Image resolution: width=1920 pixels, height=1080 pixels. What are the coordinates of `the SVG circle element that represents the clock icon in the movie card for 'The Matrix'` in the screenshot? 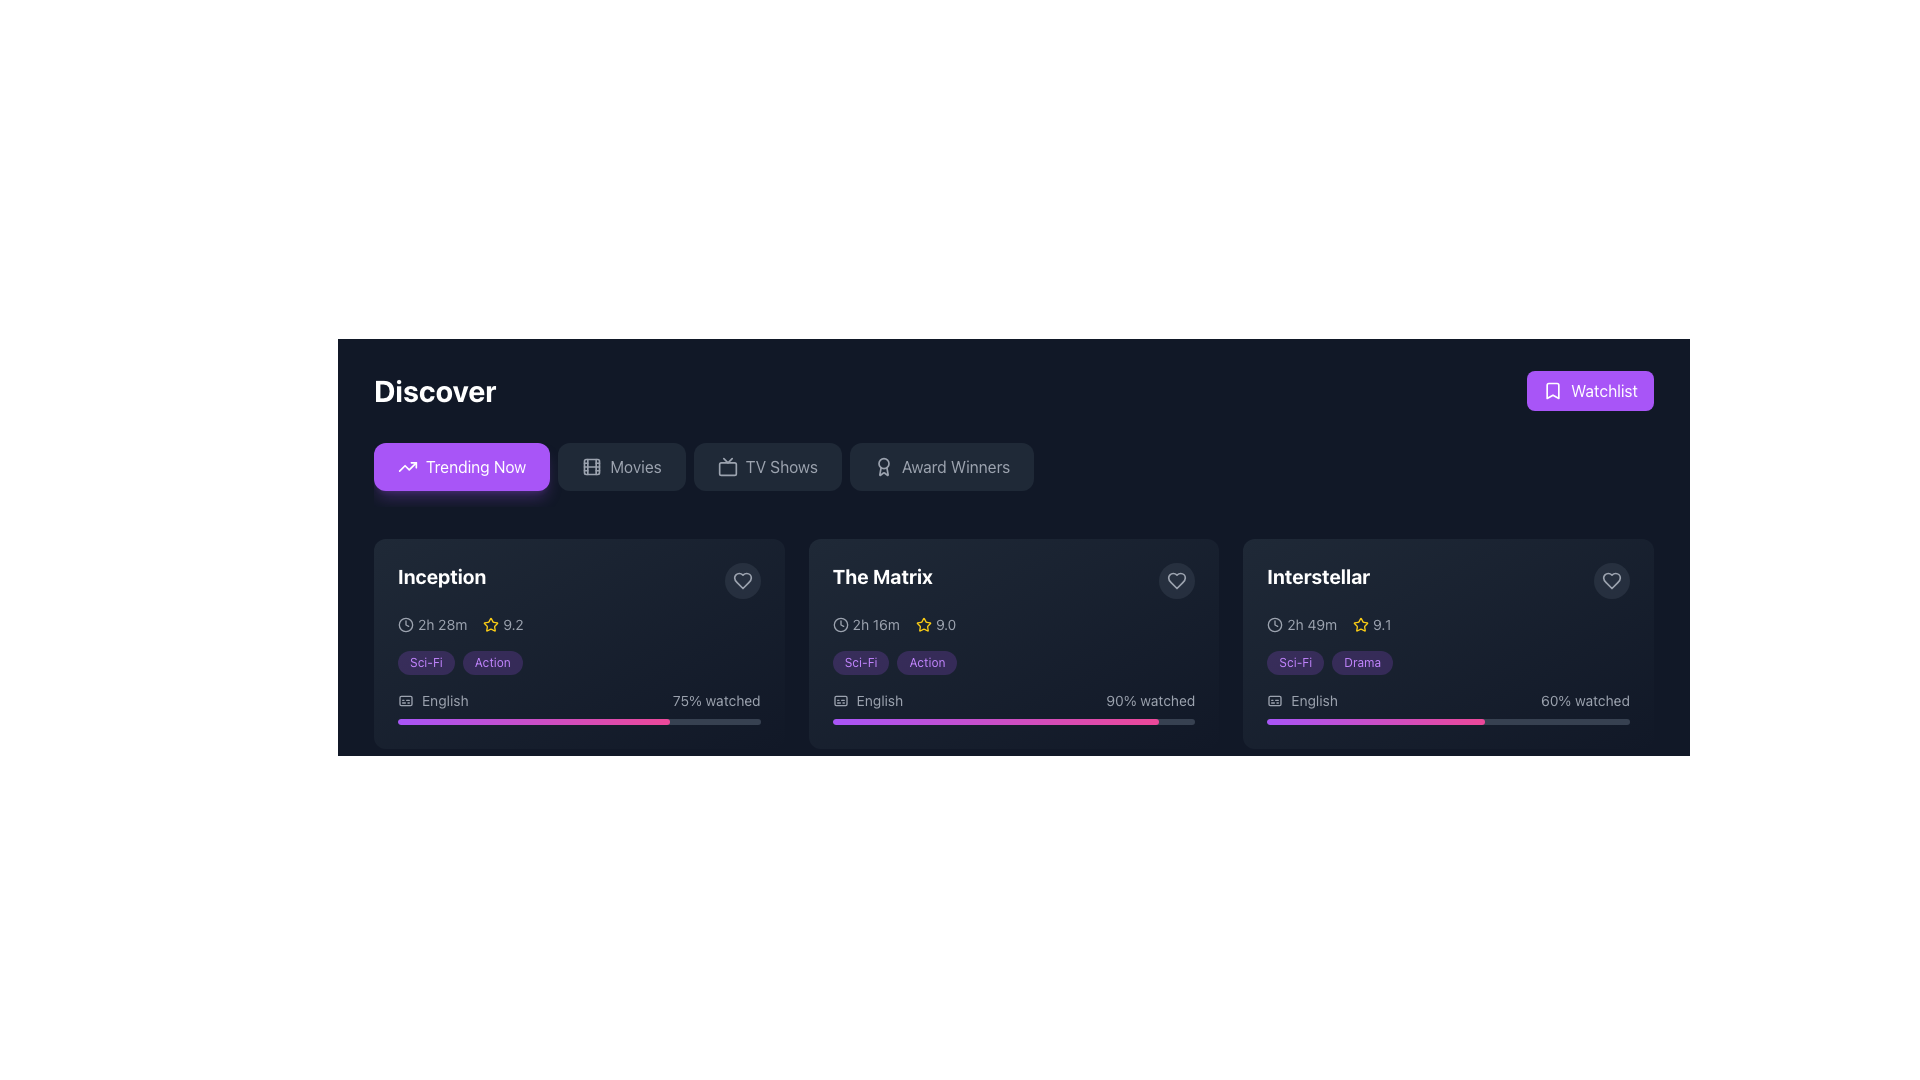 It's located at (840, 623).